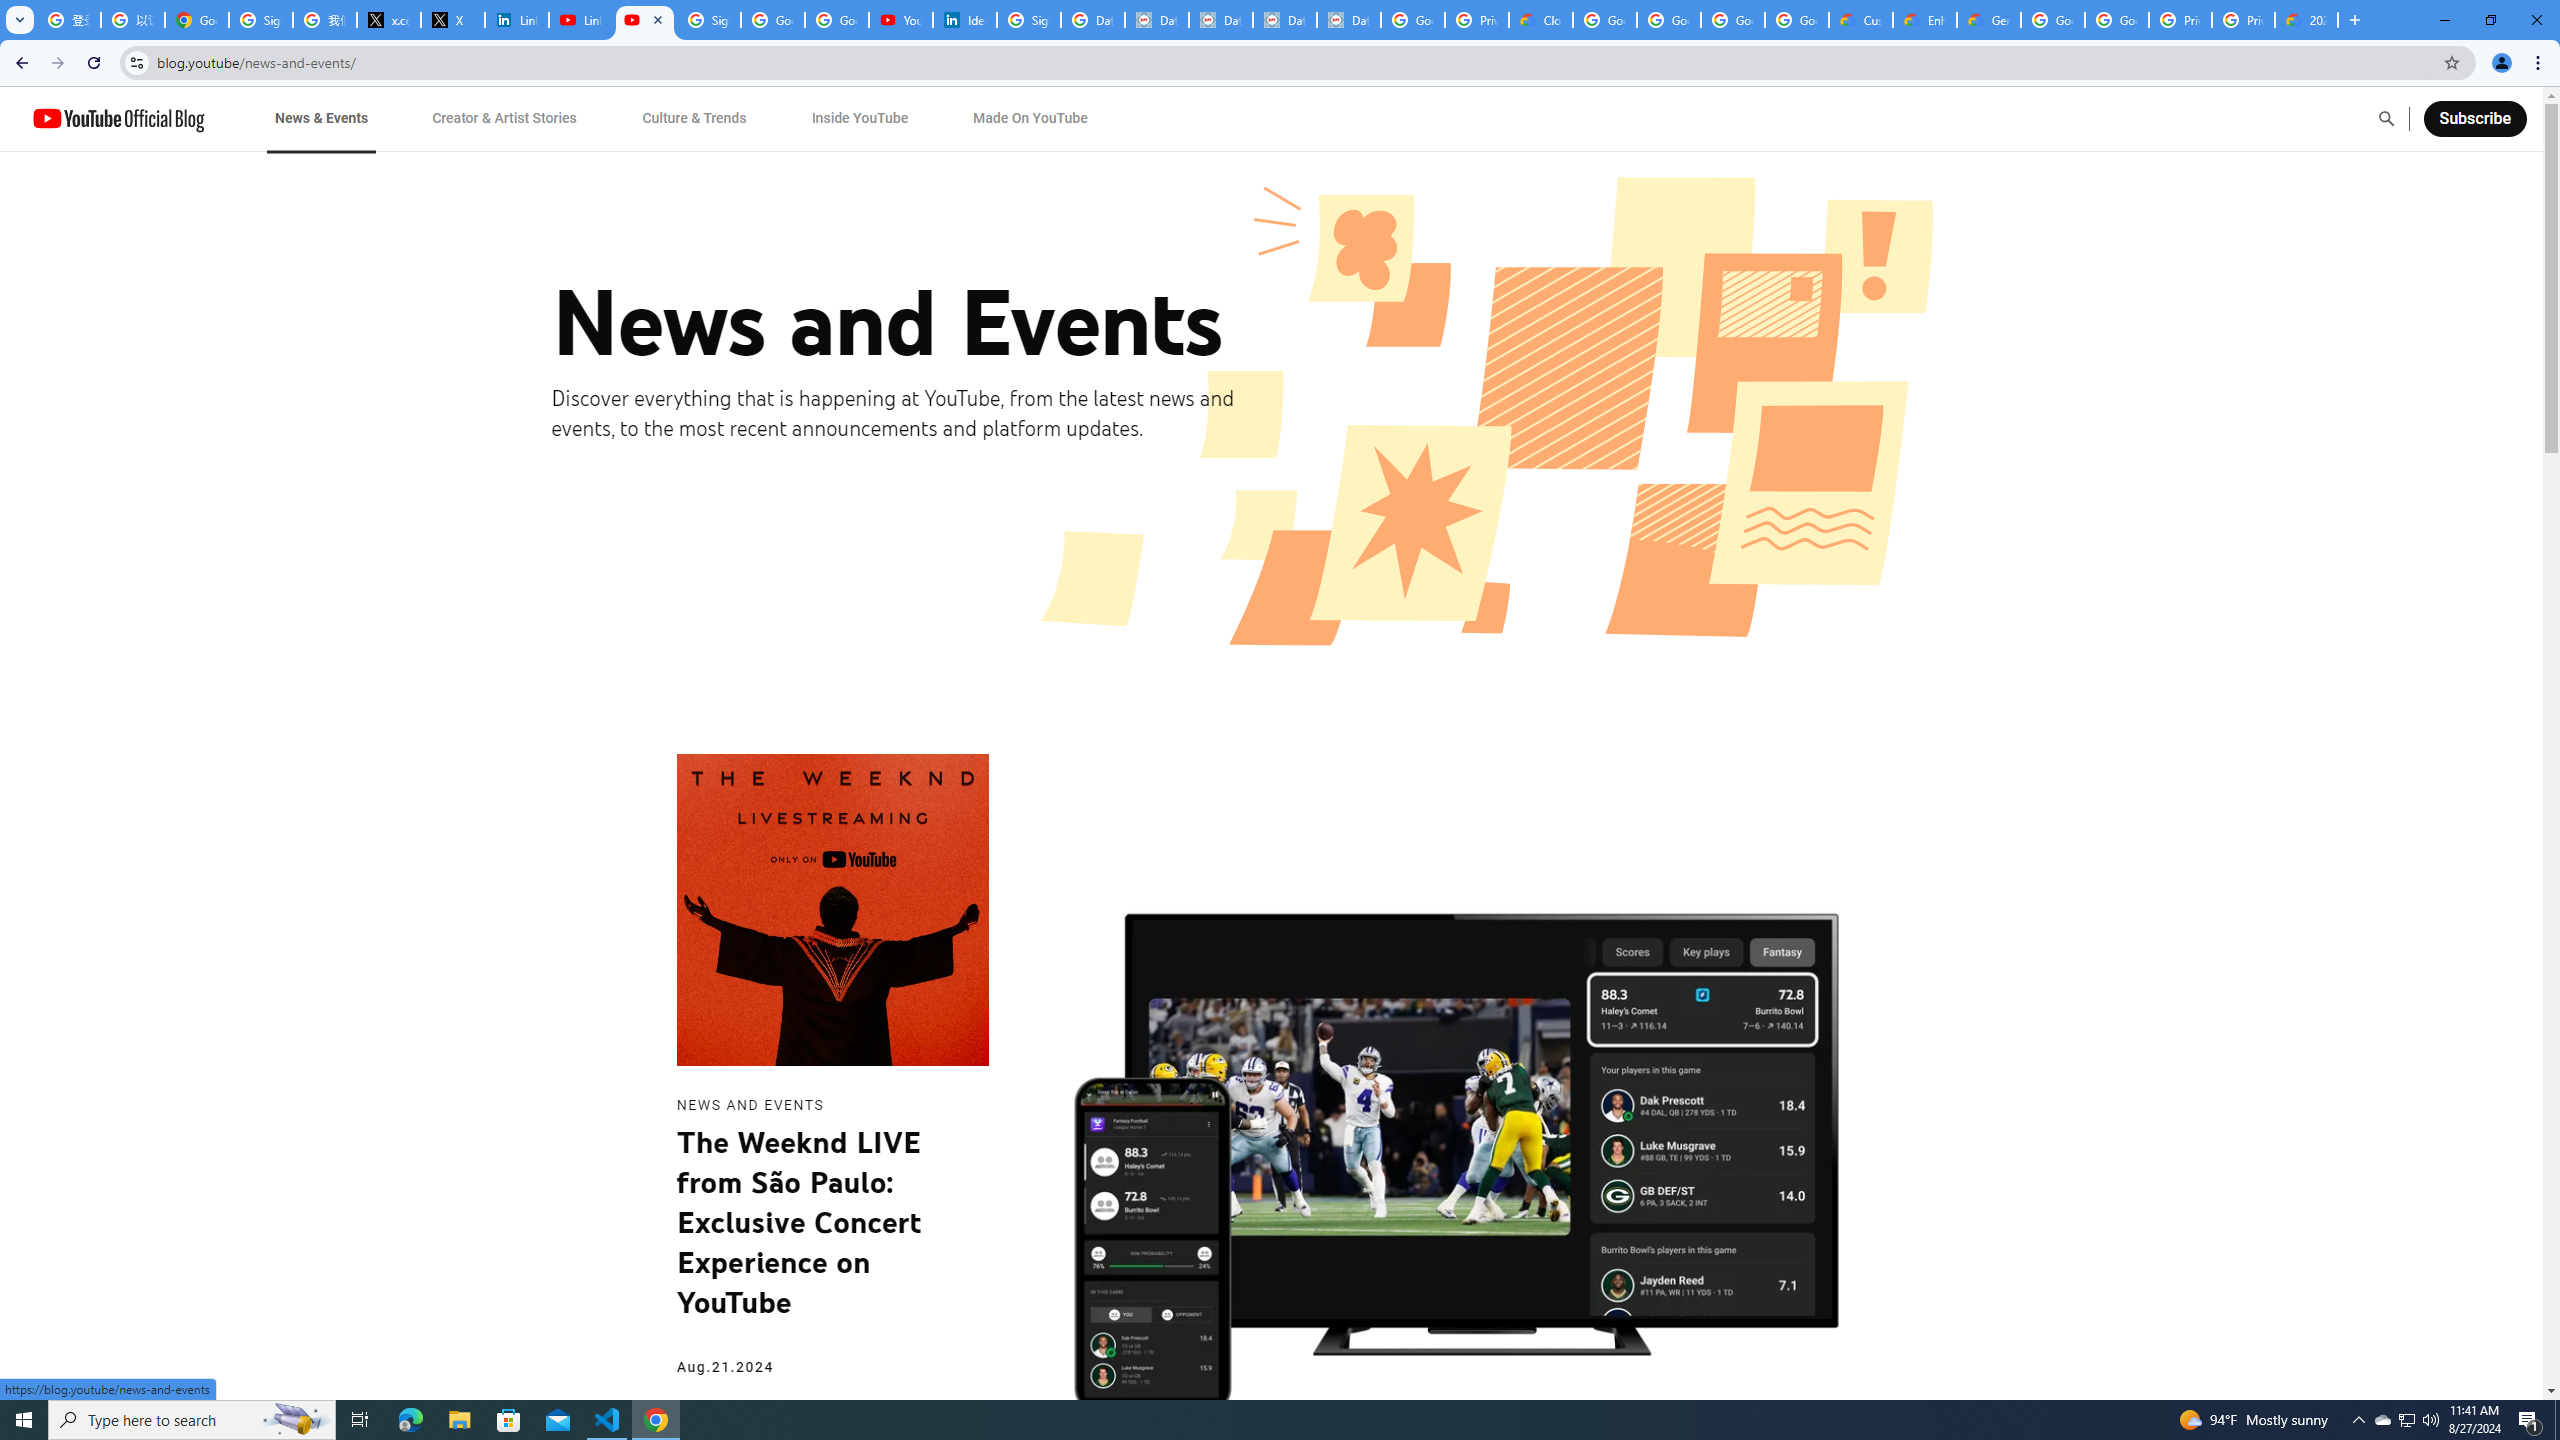 This screenshot has width=2560, height=1440. I want to click on 'Google Cloud Platform', so click(2116, 19).